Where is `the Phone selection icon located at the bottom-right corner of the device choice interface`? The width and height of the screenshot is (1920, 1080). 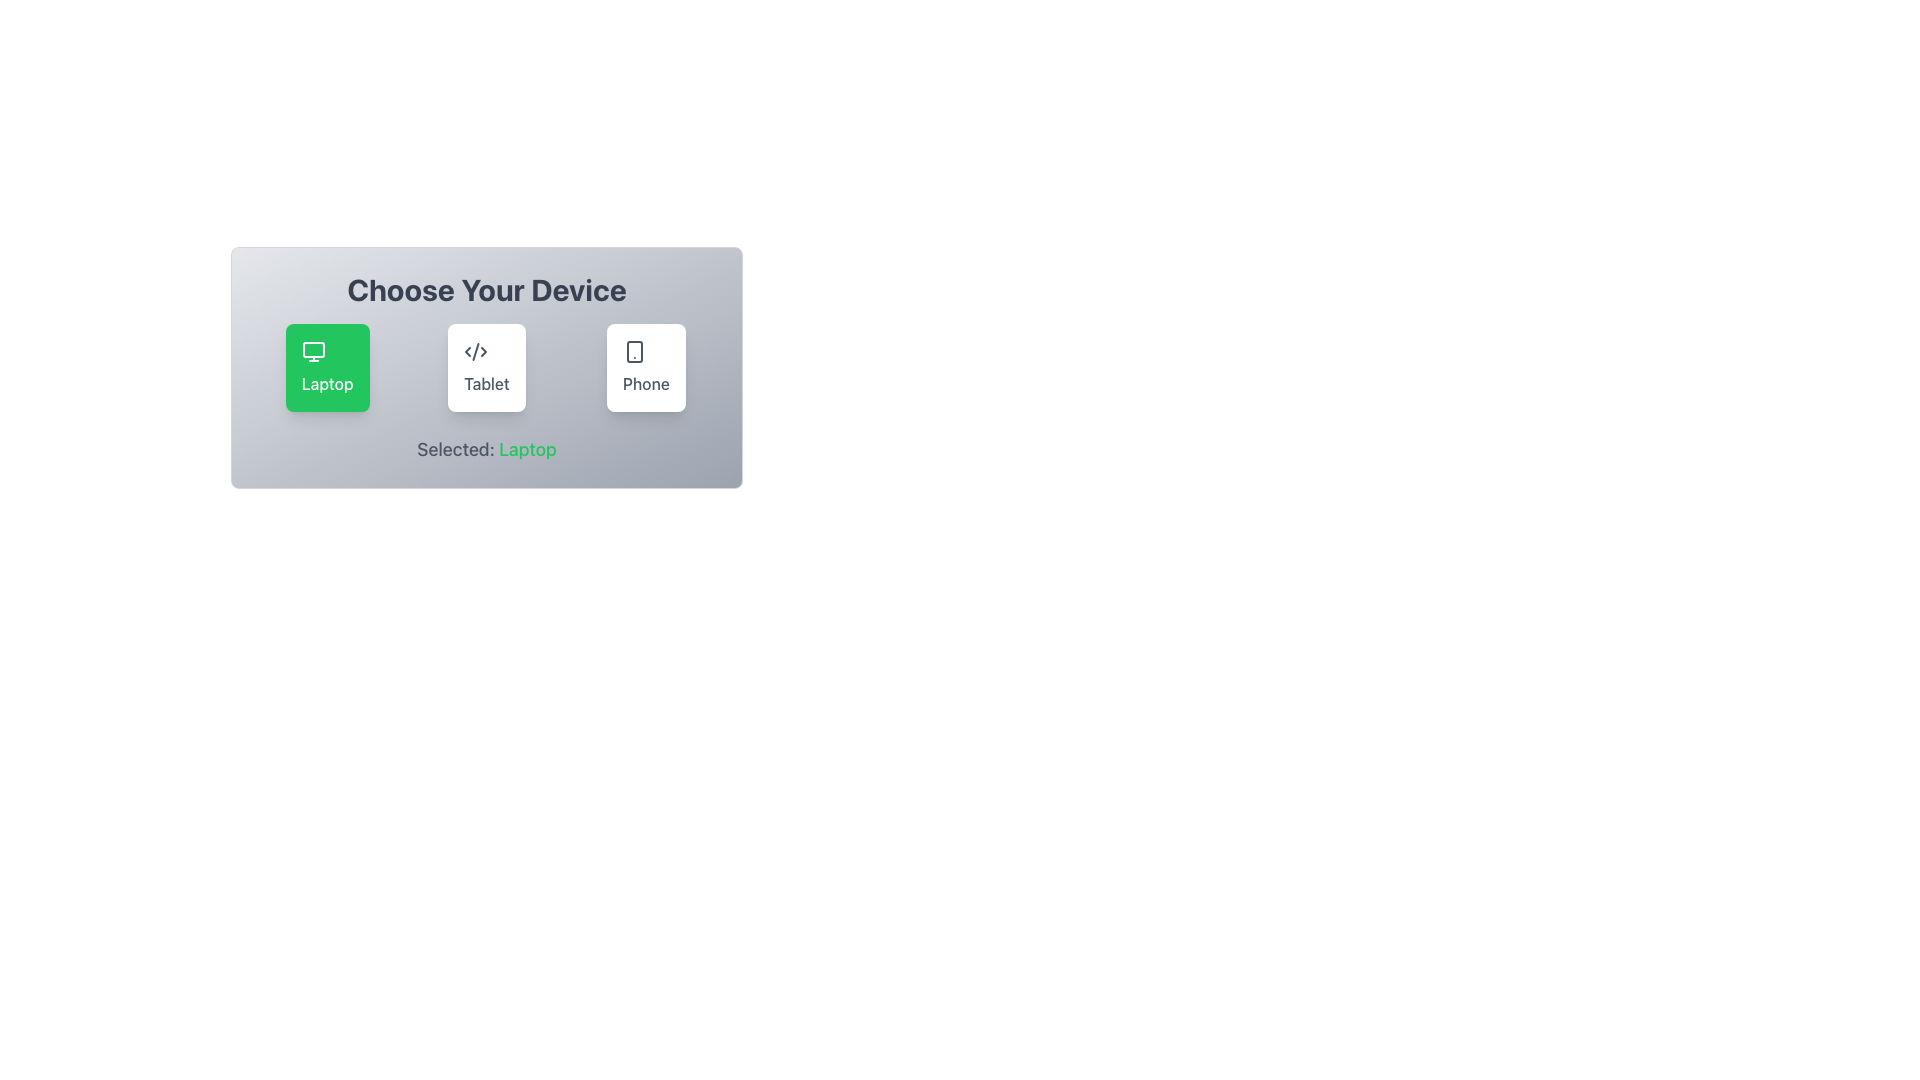 the Phone selection icon located at the bottom-right corner of the device choice interface is located at coordinates (633, 350).